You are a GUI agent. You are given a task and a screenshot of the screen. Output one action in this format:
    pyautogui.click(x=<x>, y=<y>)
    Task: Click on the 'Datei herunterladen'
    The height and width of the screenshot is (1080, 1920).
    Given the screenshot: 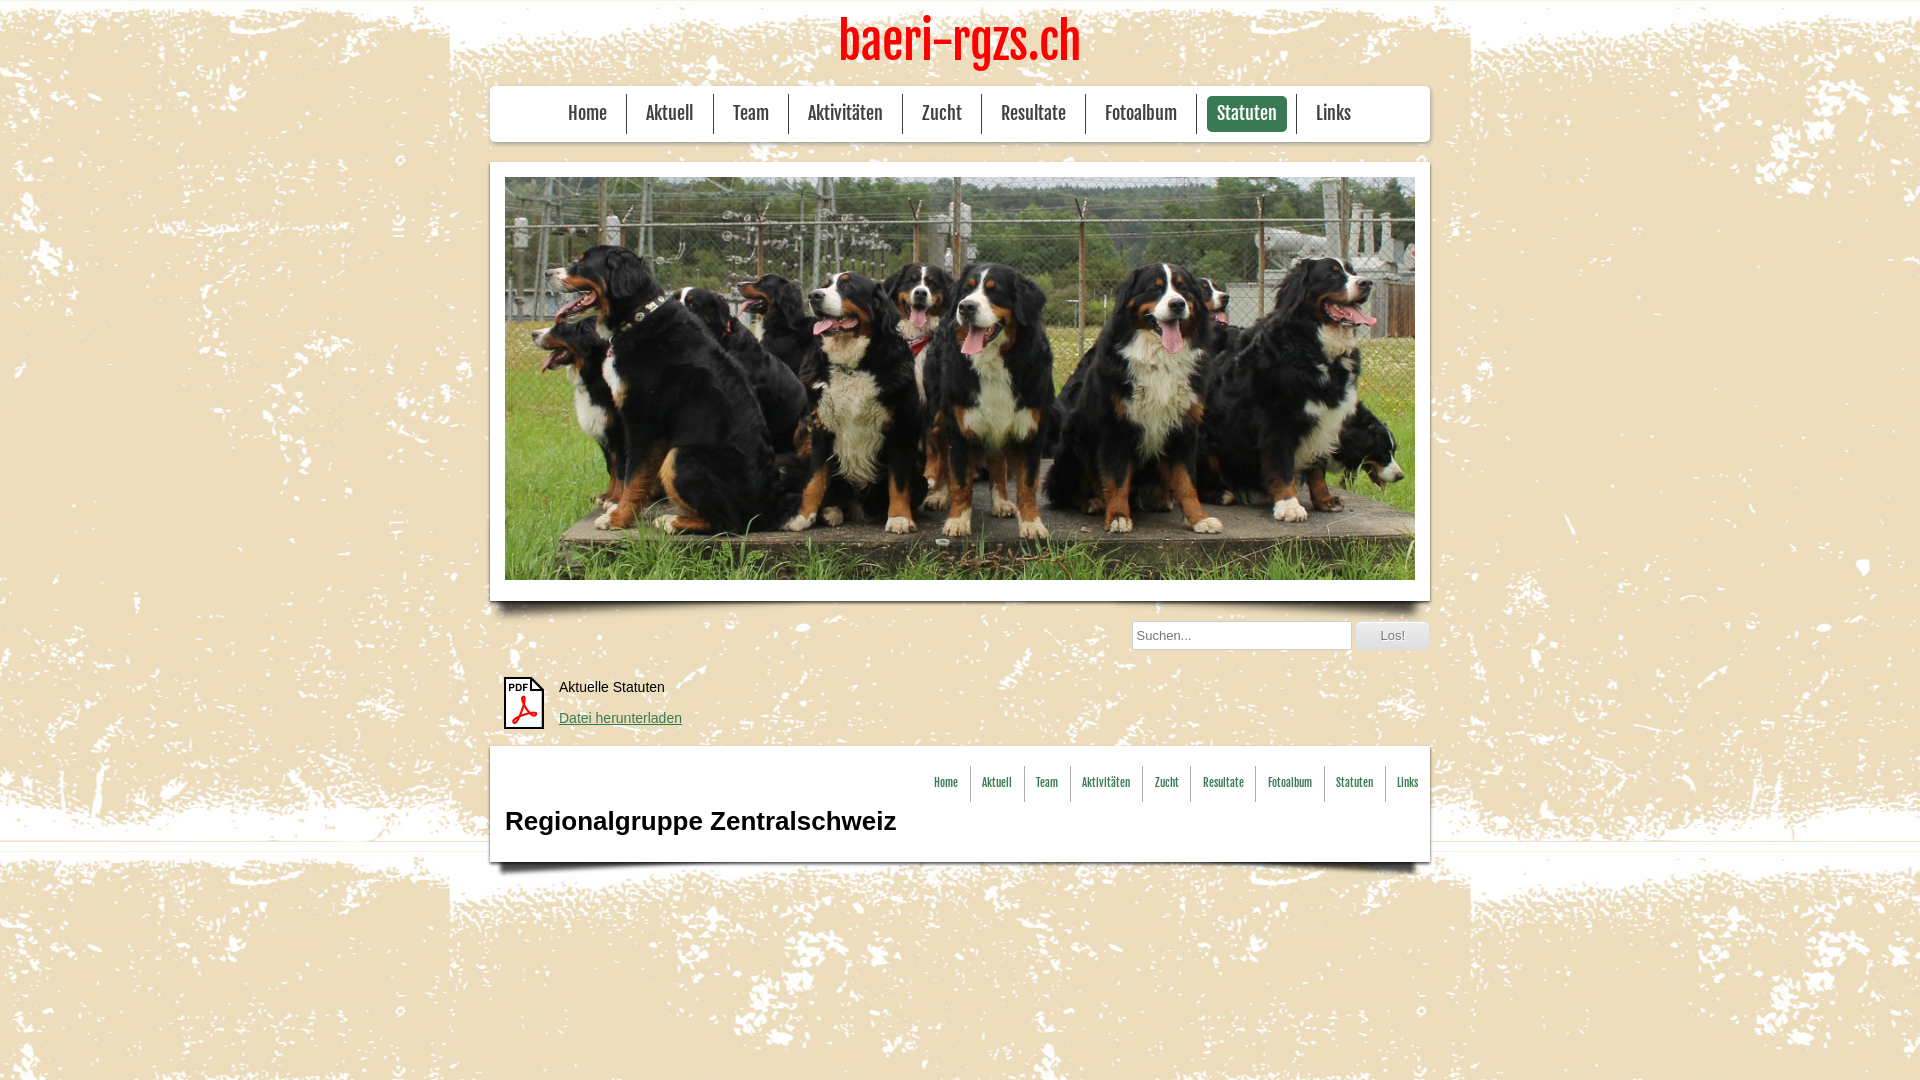 What is the action you would take?
    pyautogui.click(x=619, y=716)
    